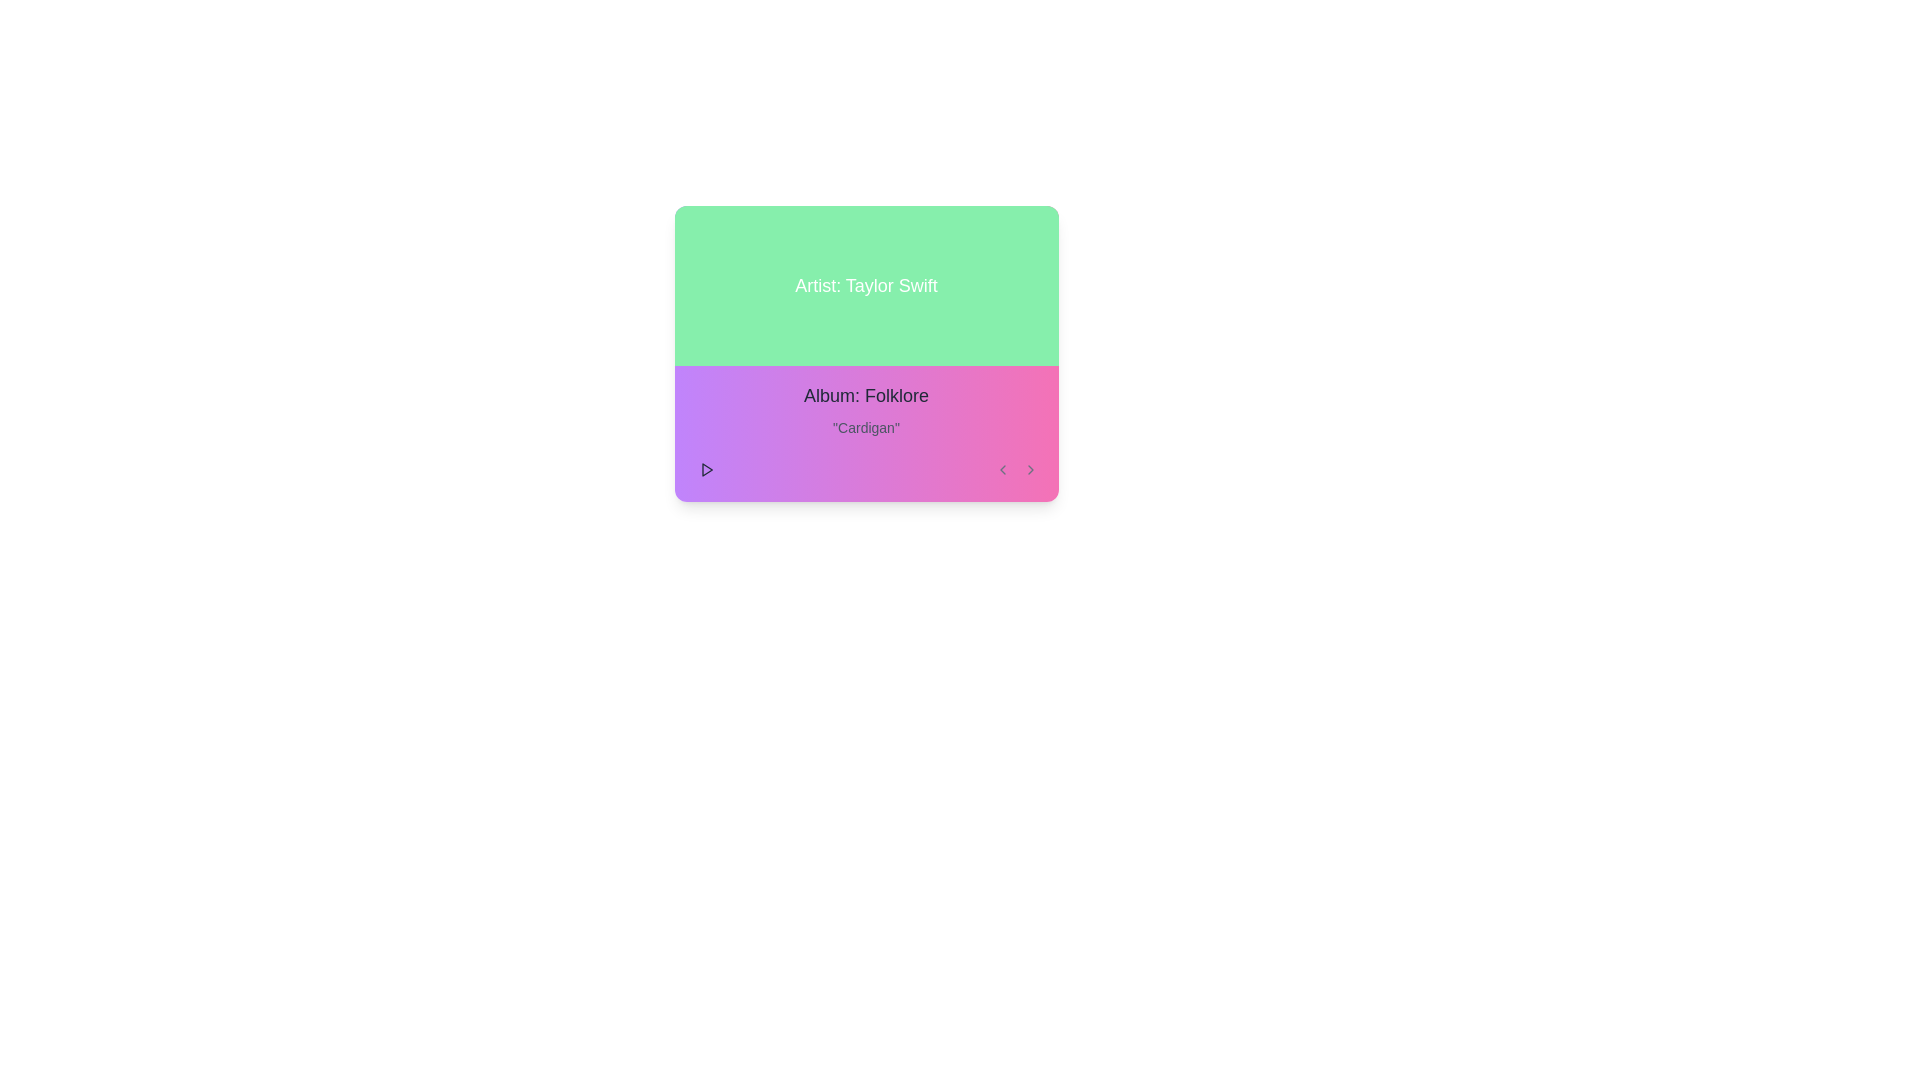  I want to click on the right-facing arrow button located at the bottom right corner of the card layout, so click(1030, 470).